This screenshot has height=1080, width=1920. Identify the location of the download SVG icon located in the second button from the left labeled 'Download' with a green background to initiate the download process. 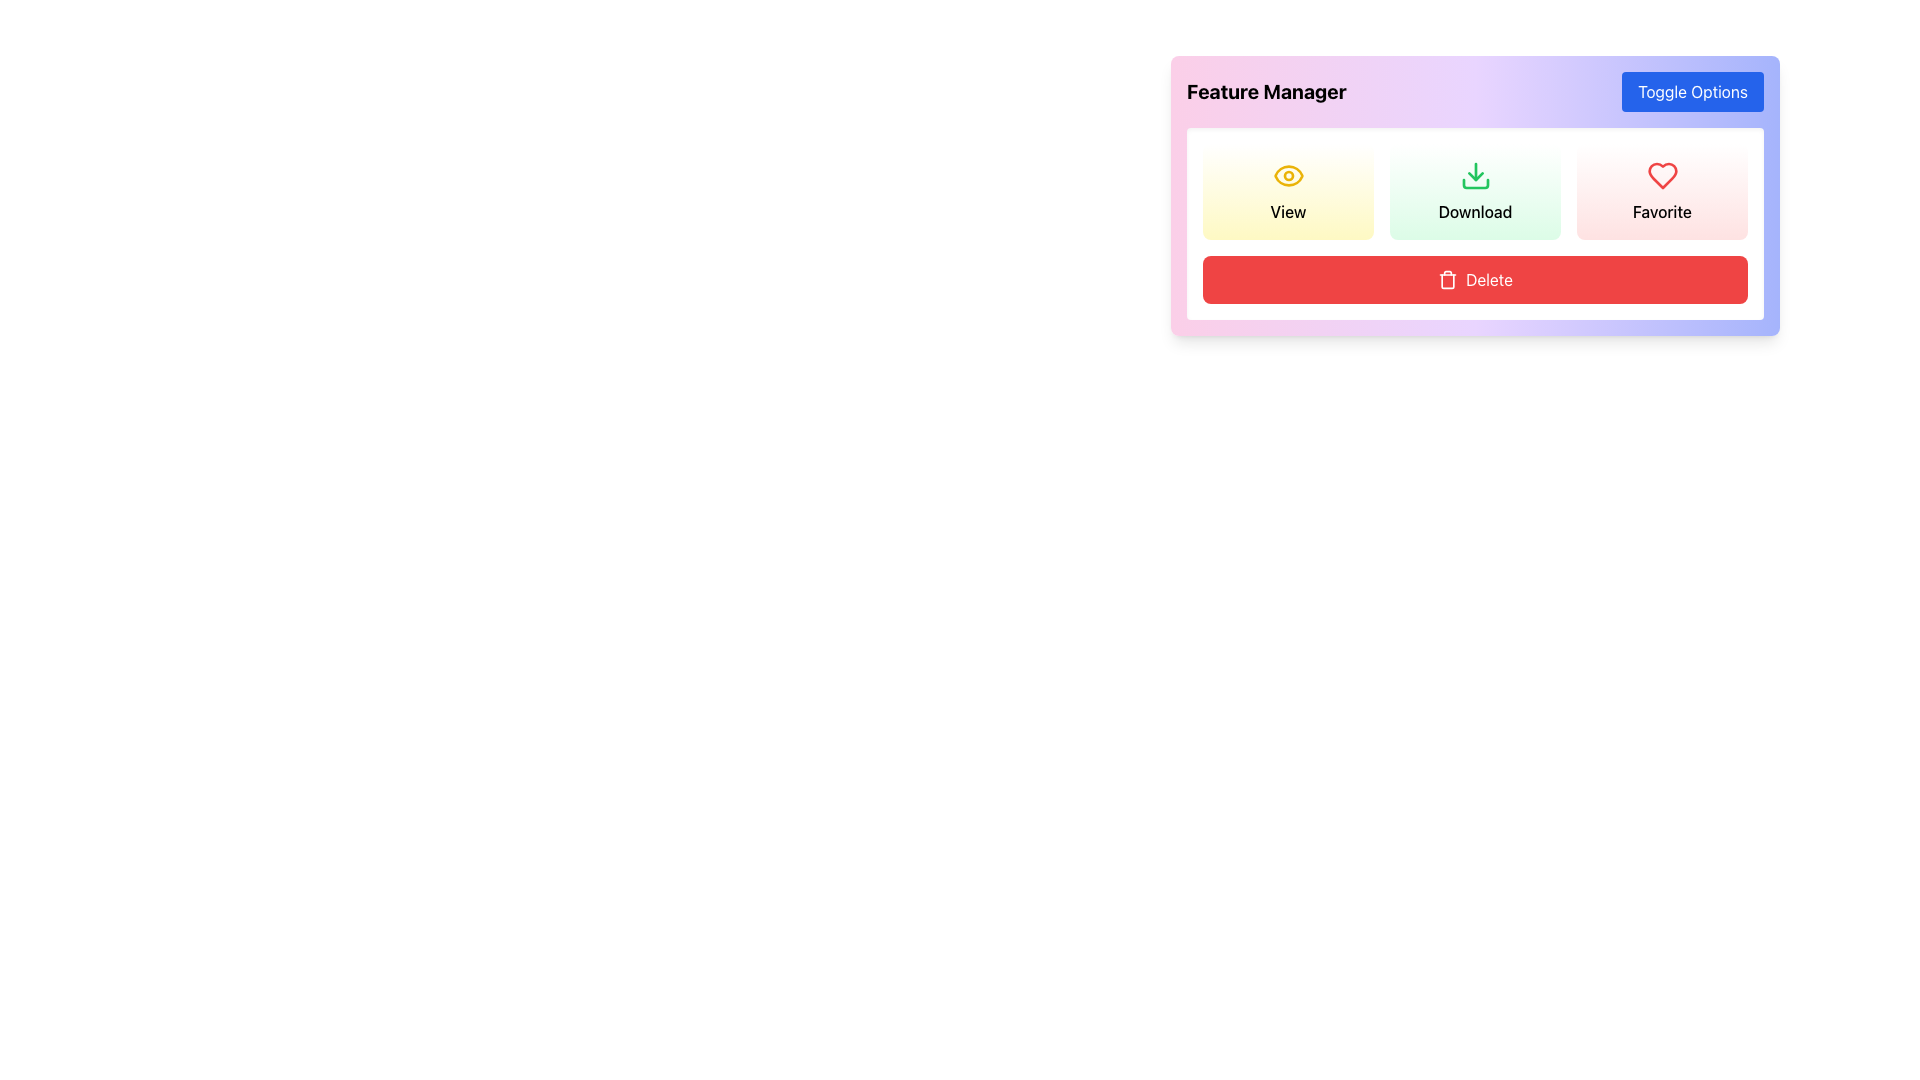
(1475, 175).